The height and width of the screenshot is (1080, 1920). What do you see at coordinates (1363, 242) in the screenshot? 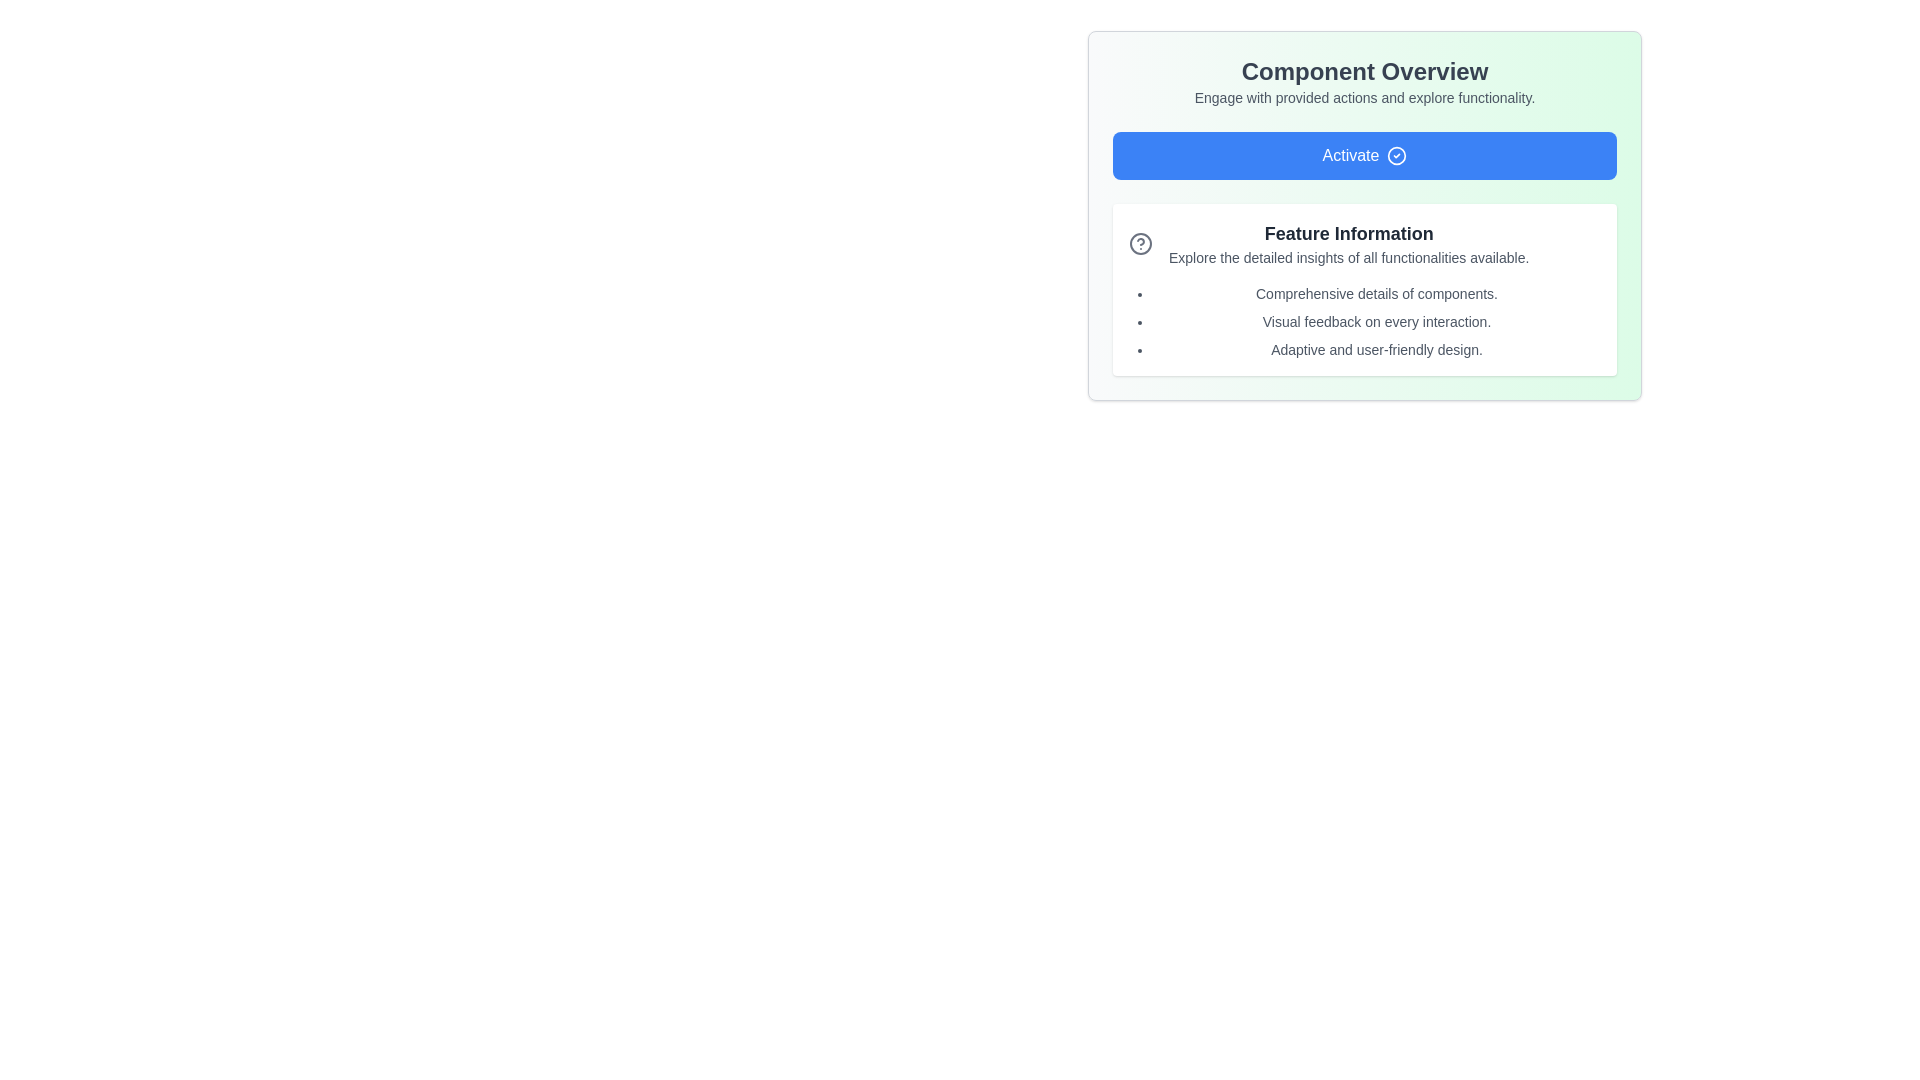
I see `the 'Feature Information' Text Block with Icon, which includes the title and subtitle providing insights about functionalities` at bounding box center [1363, 242].